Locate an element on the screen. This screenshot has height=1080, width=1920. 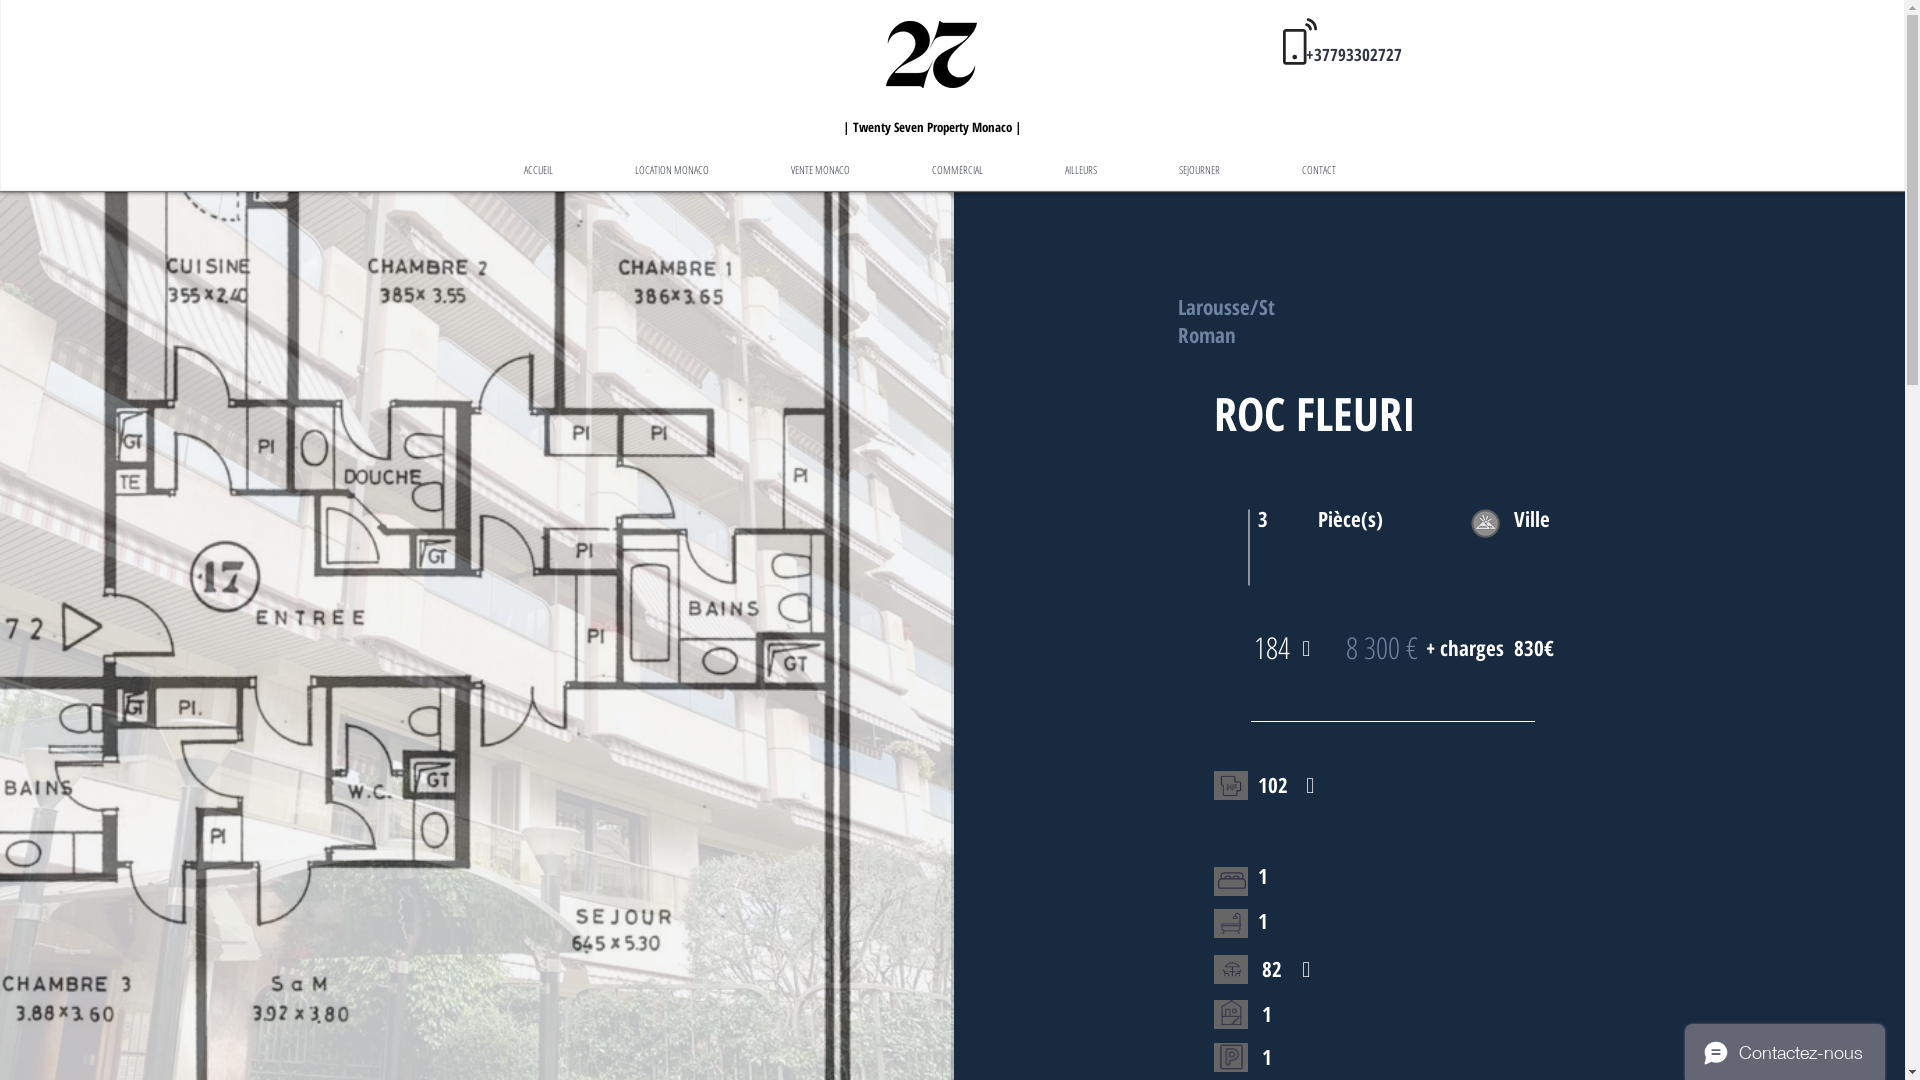
'COMMERCIAL' is located at coordinates (955, 168).